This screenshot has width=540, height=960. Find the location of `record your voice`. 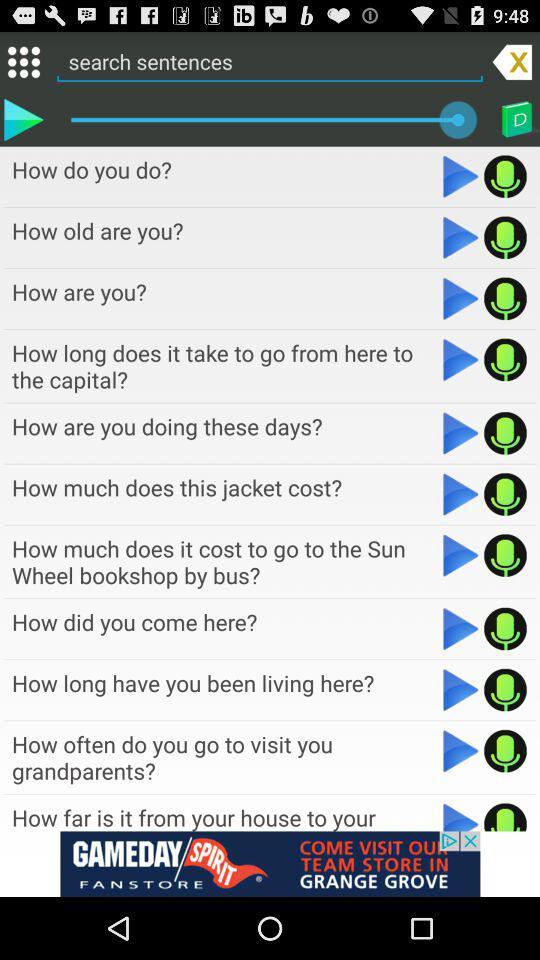

record your voice is located at coordinates (504, 297).